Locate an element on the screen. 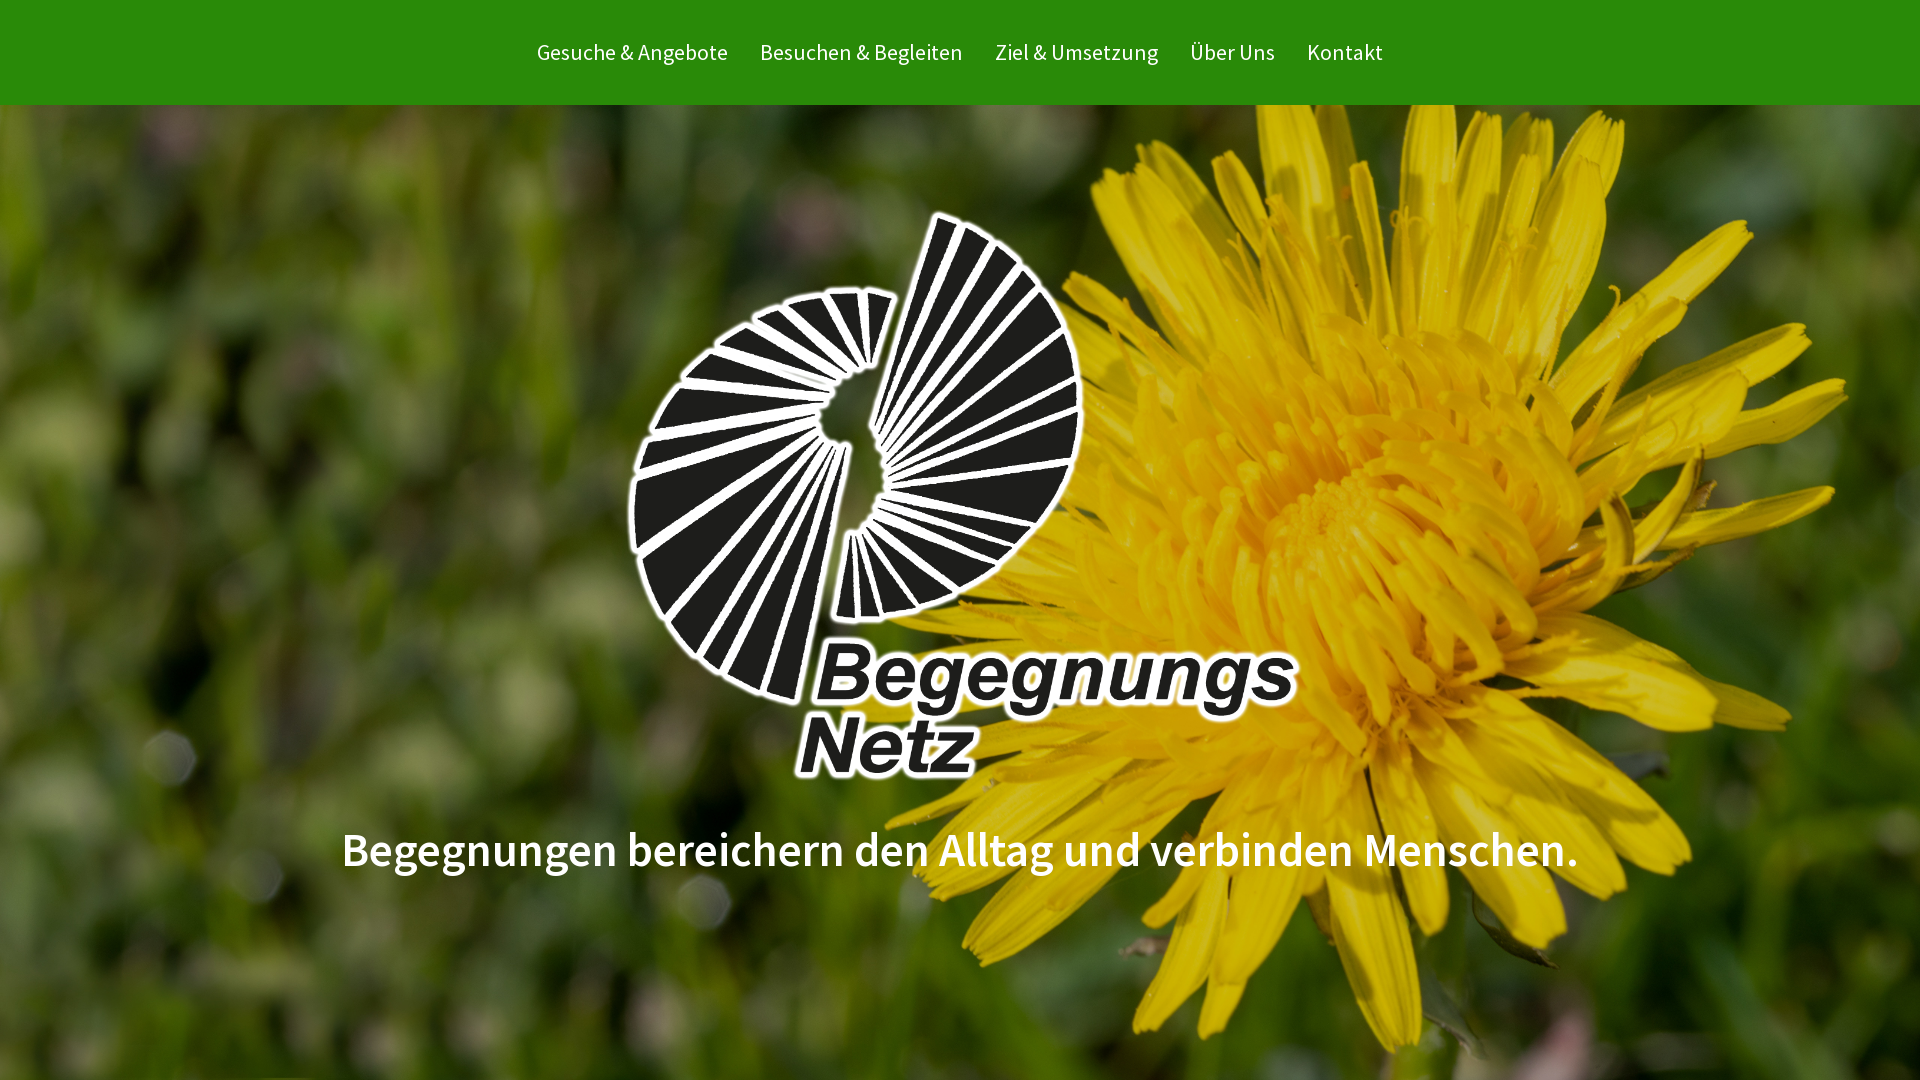  'Kontakt' is located at coordinates (1344, 50).